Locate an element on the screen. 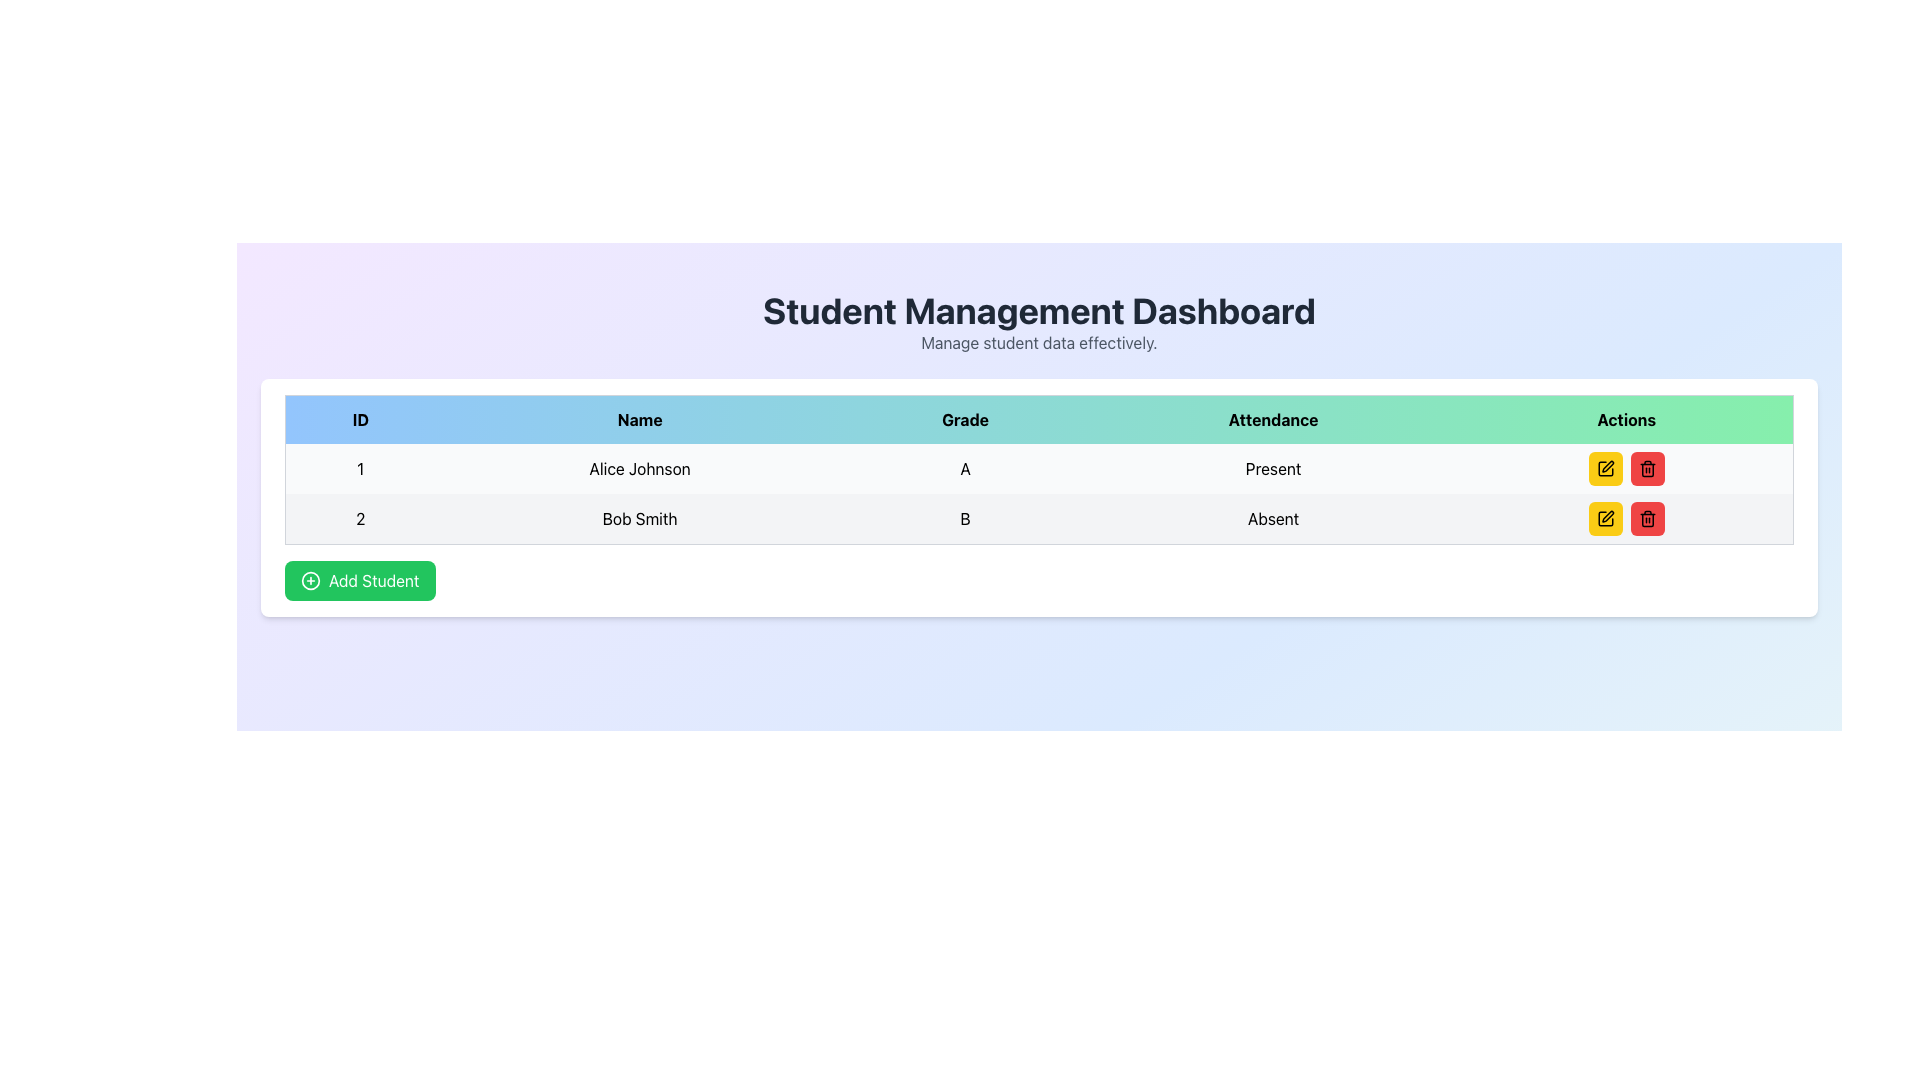 Image resolution: width=1920 pixels, height=1080 pixels. the edit button located in the 'Actions' column of the second row in the data table to initiate the edit action is located at coordinates (1605, 469).